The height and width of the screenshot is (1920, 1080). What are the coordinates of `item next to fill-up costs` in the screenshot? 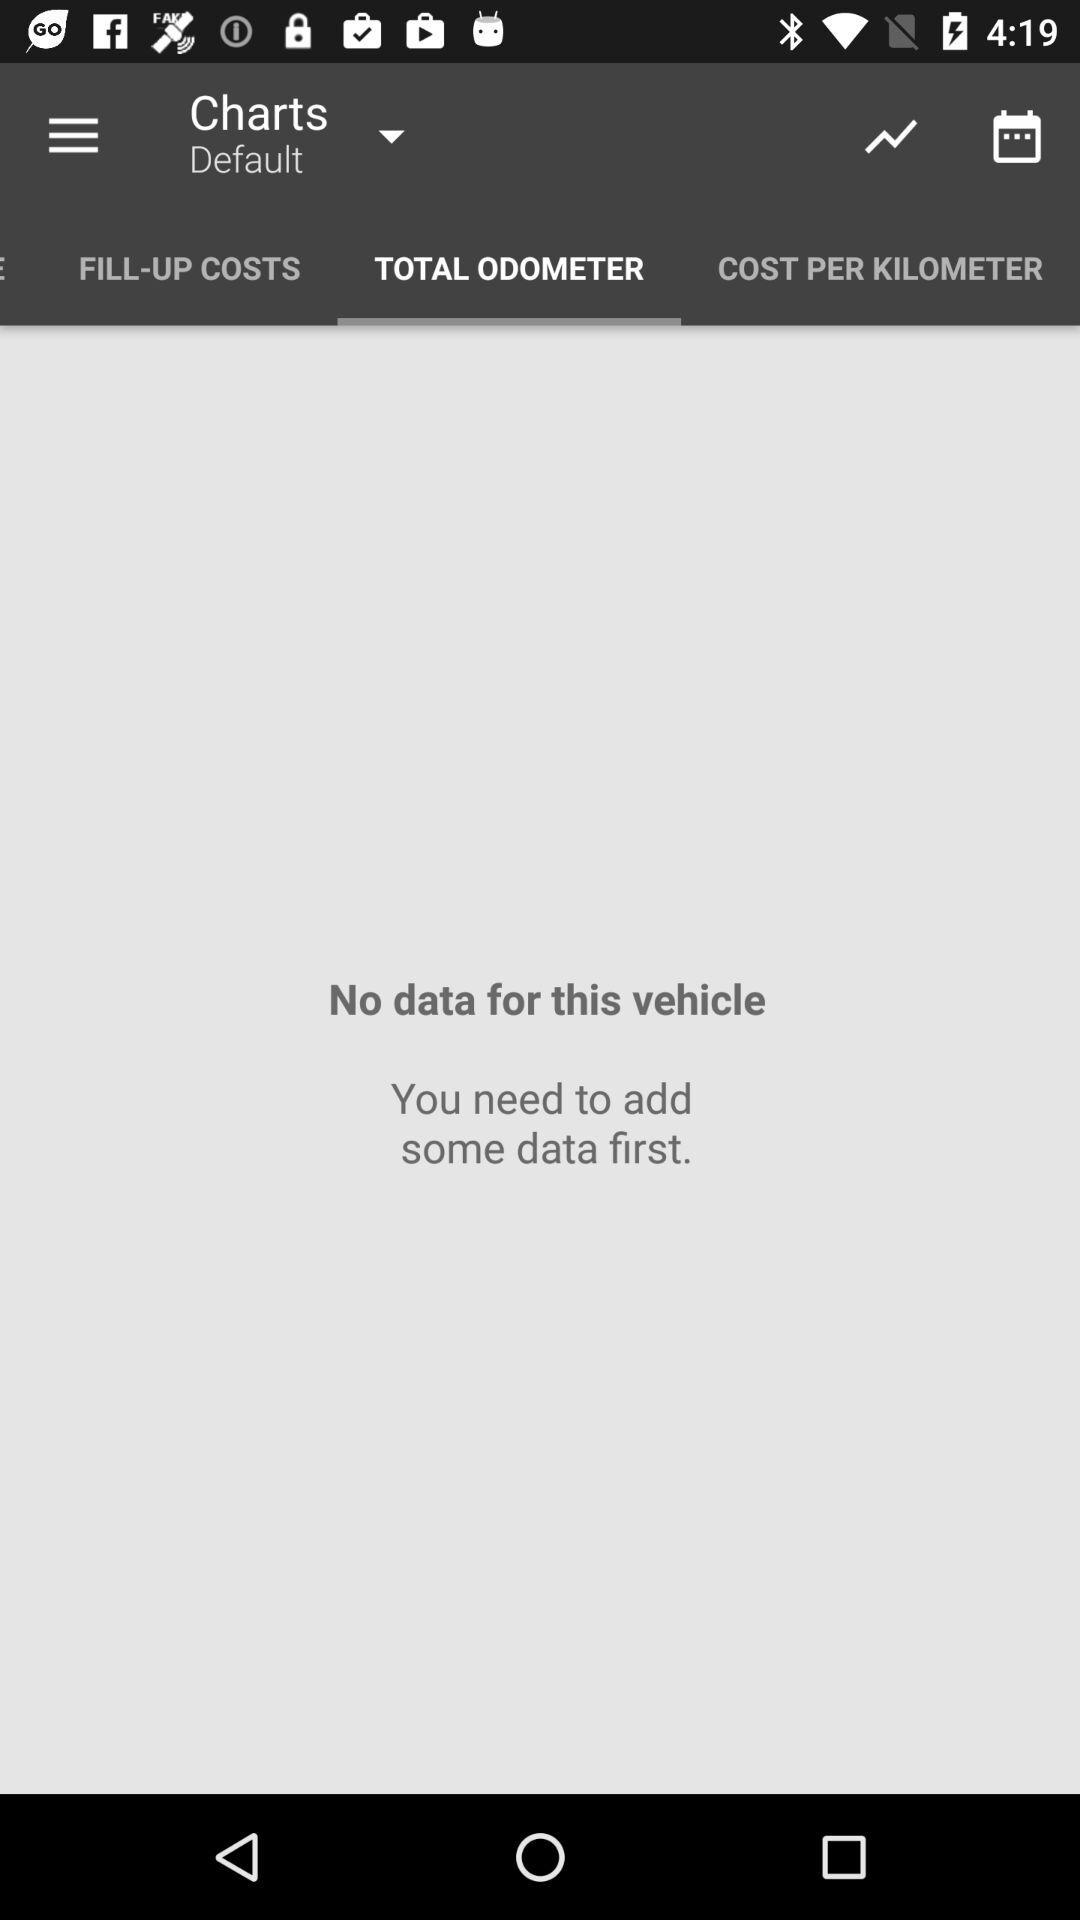 It's located at (20, 266).